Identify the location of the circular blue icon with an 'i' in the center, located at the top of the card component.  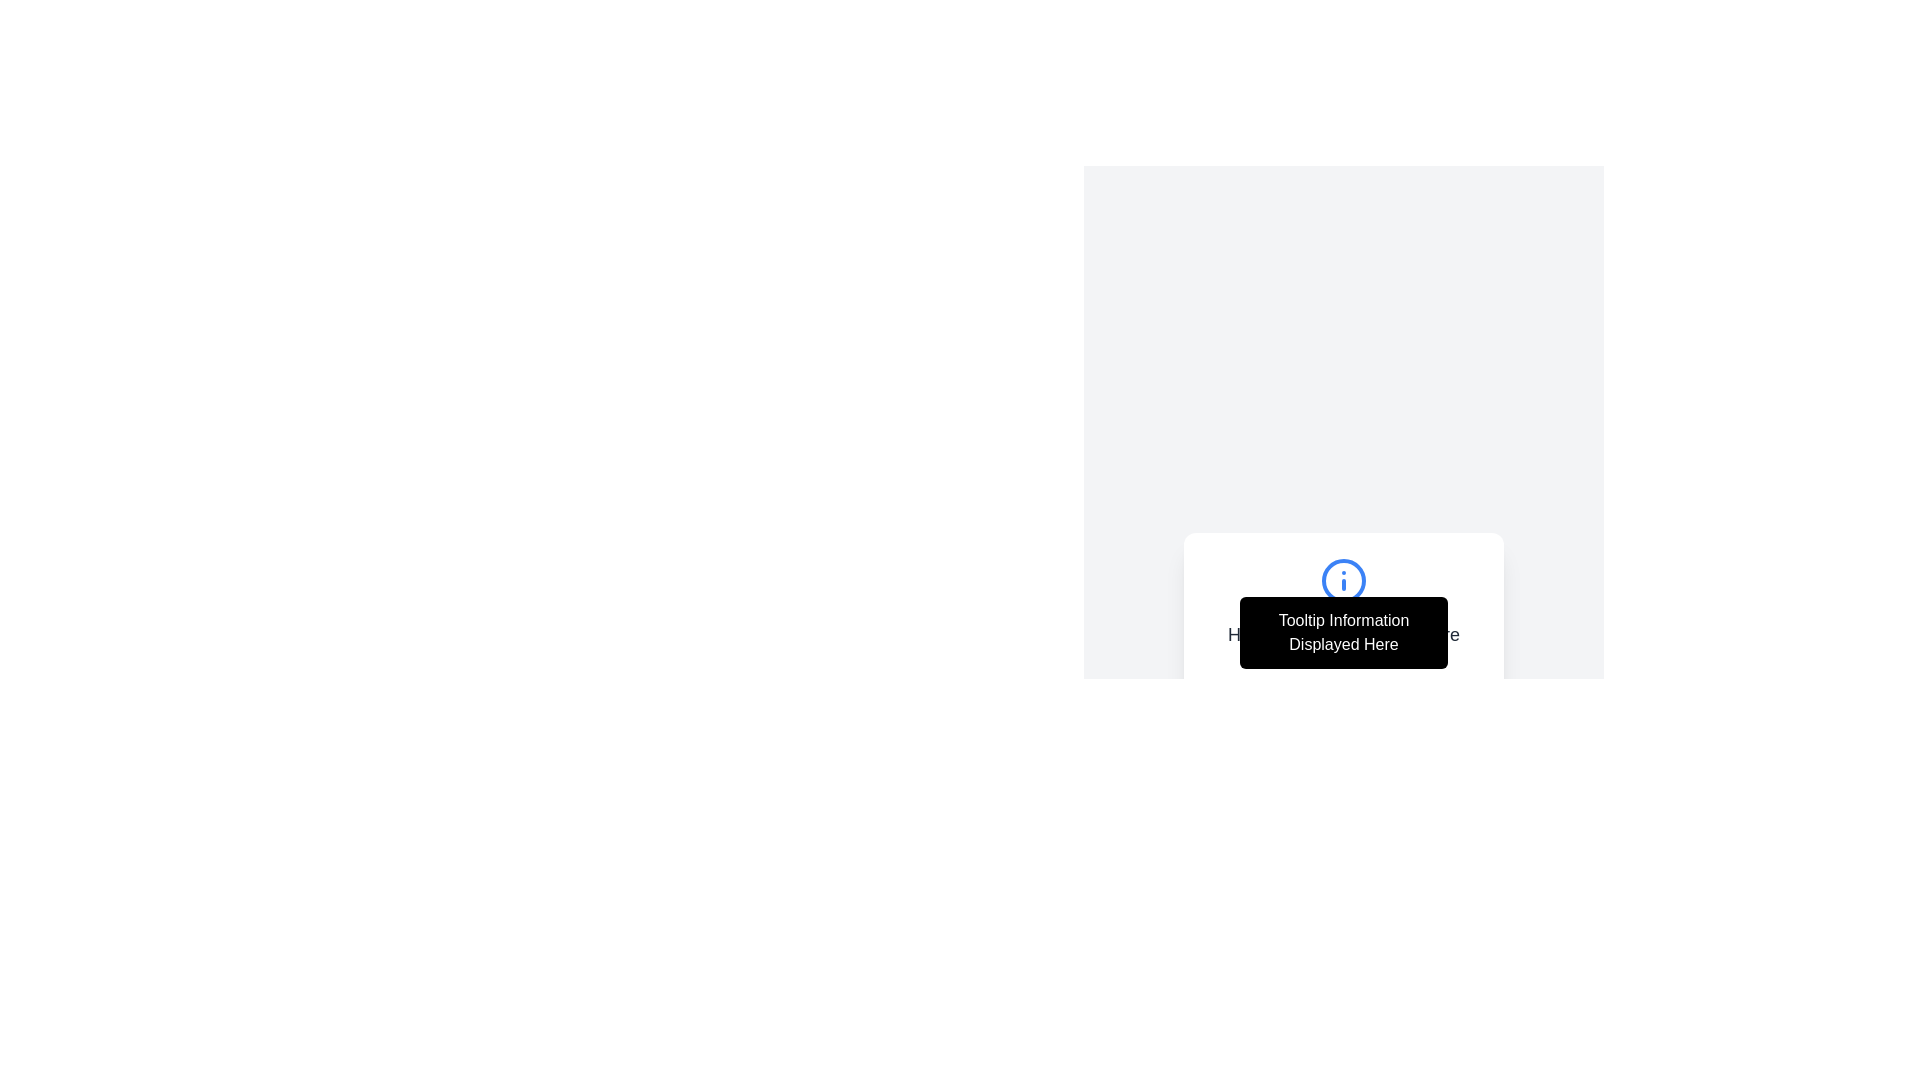
(1344, 581).